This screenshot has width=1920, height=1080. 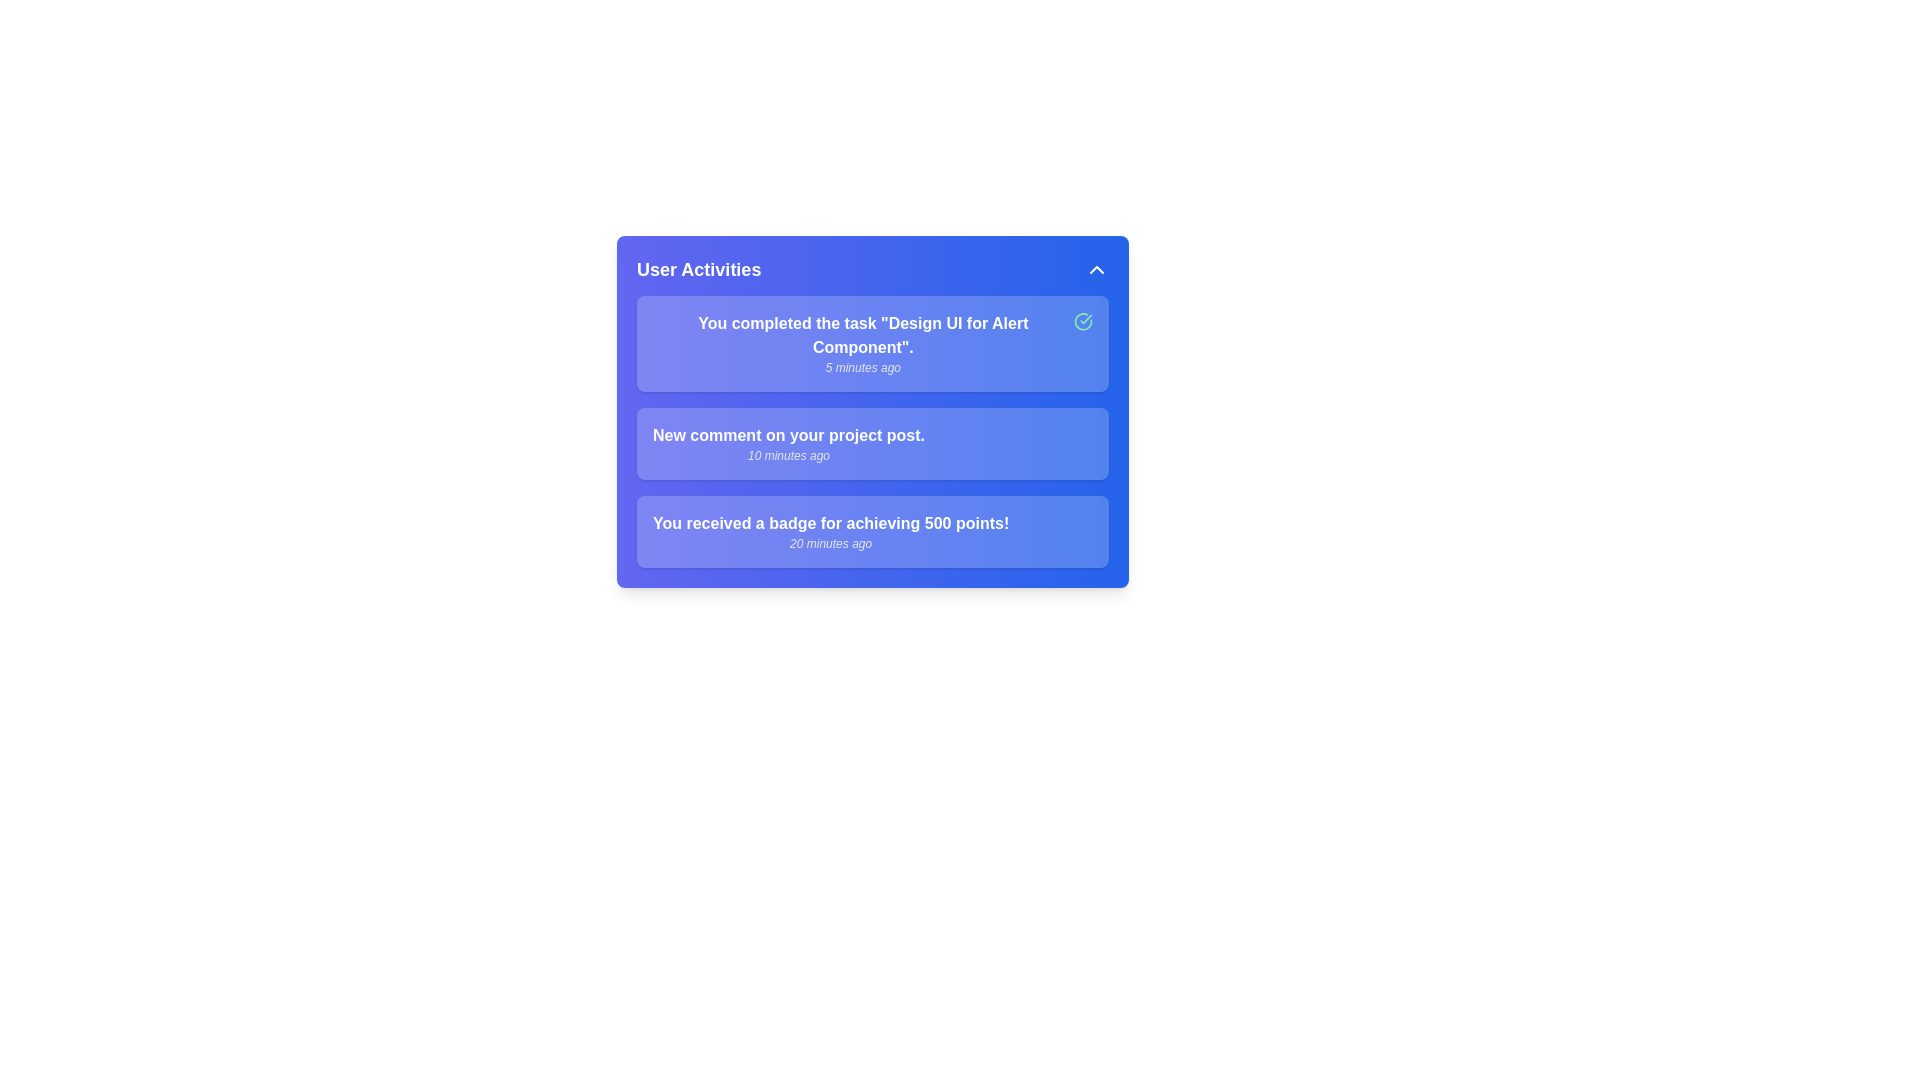 I want to click on the third notification item within the blue card labeled 'User Activities', so click(x=873, y=531).